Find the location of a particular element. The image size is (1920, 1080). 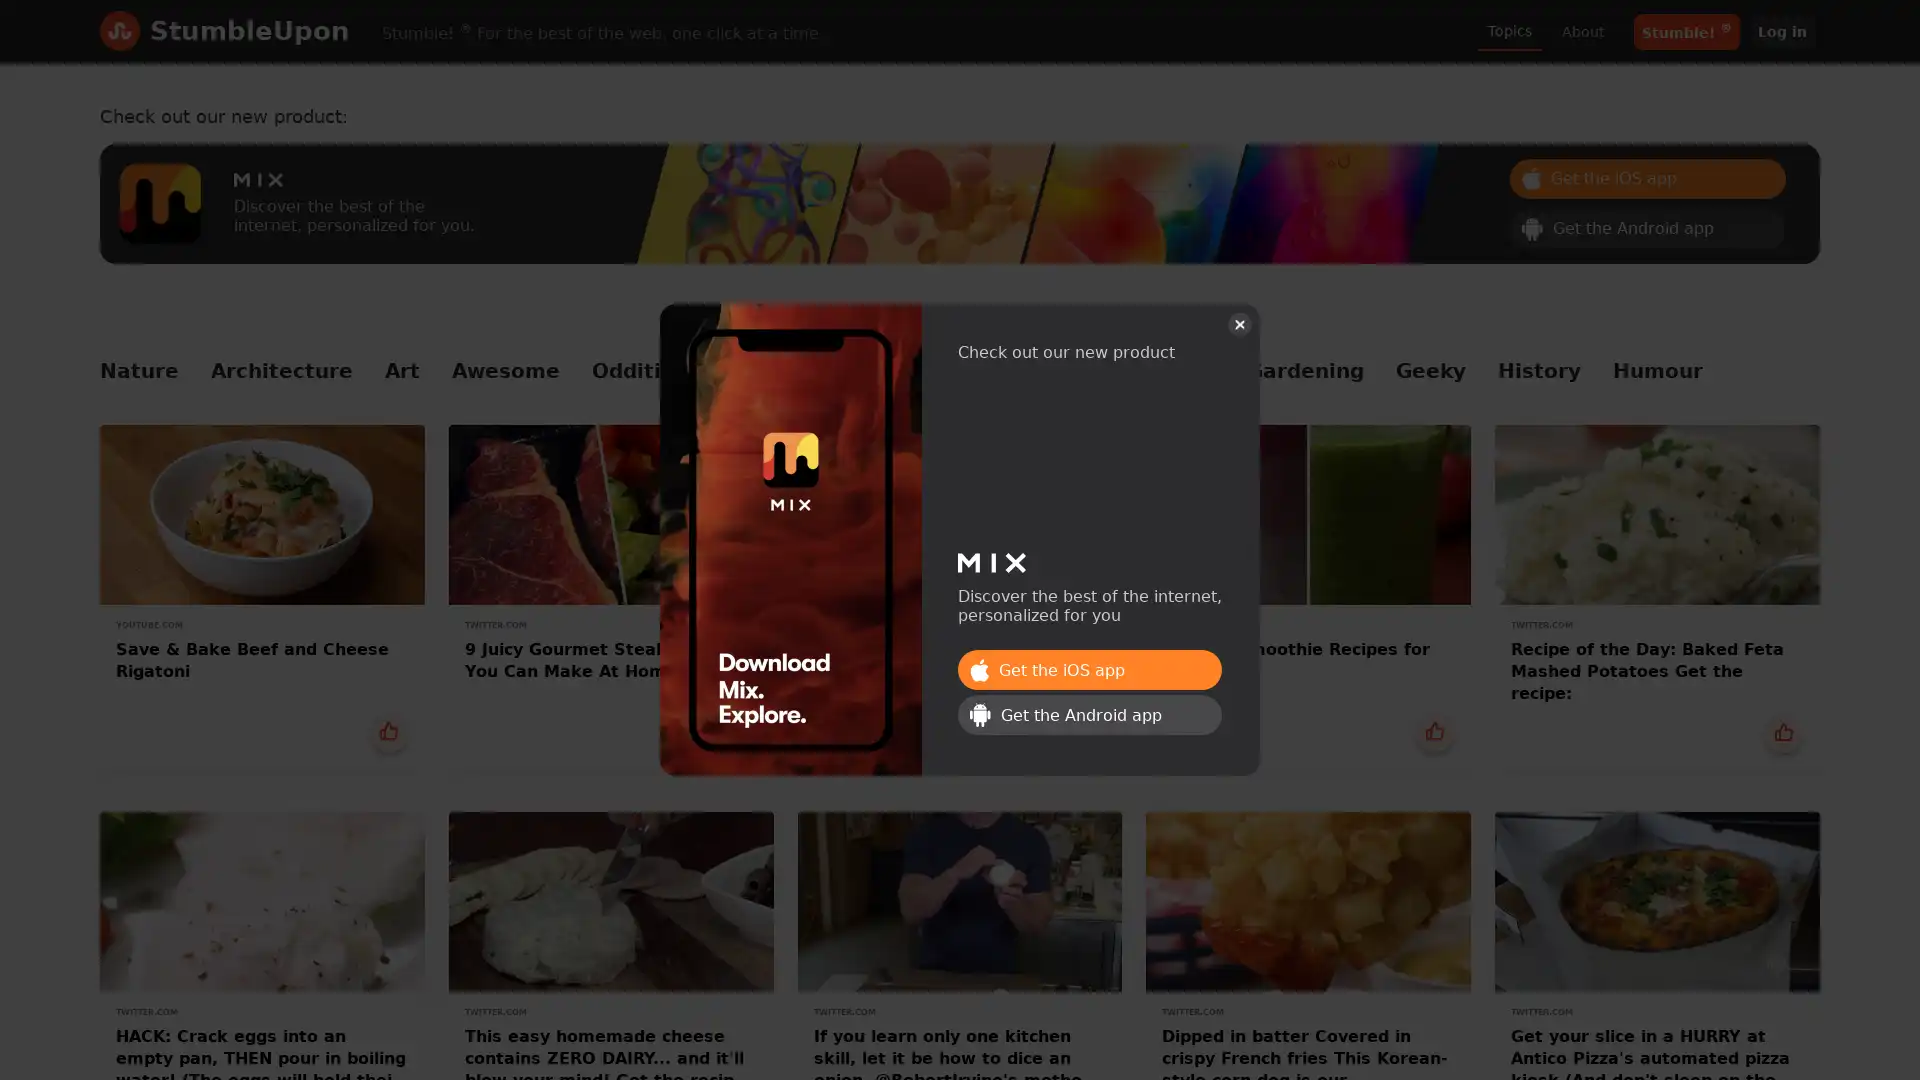

Header Image 1 Get the iOS app is located at coordinates (1088, 670).